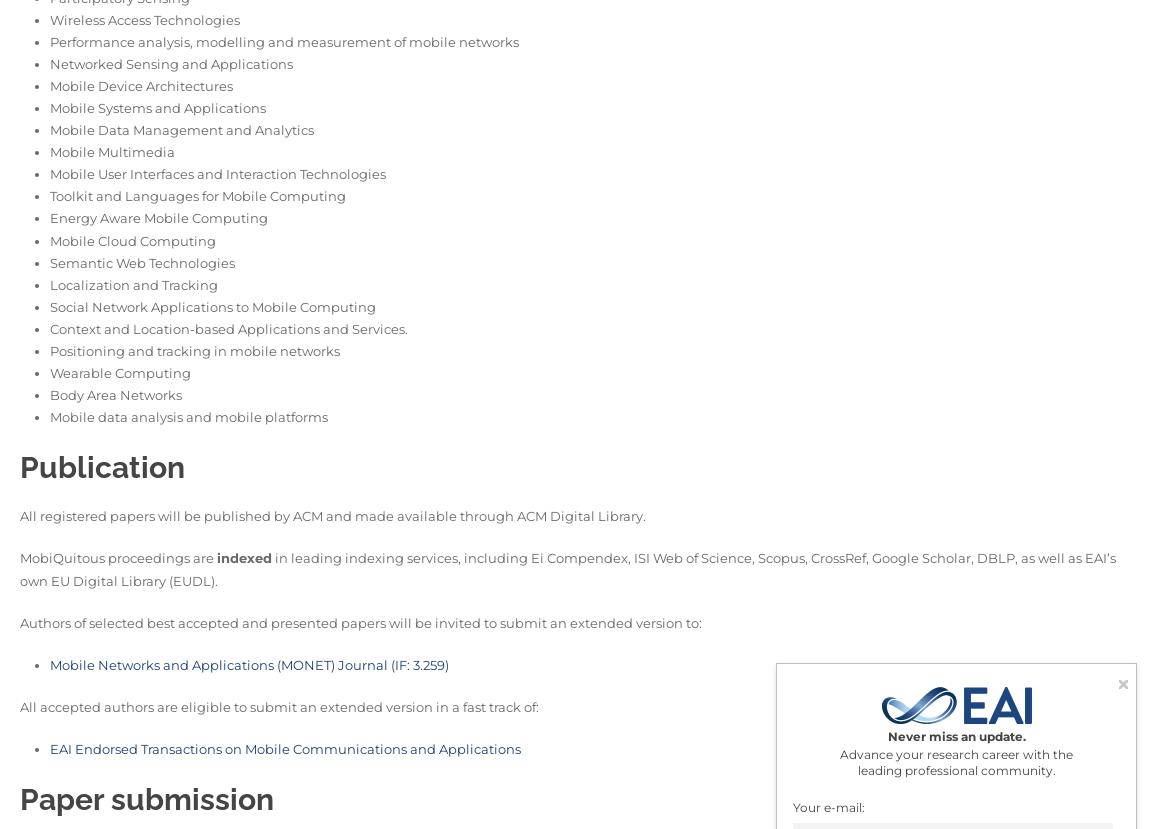 The width and height of the screenshot is (1150, 829). I want to click on 'MobiQuitous proceedings are', so click(117, 557).